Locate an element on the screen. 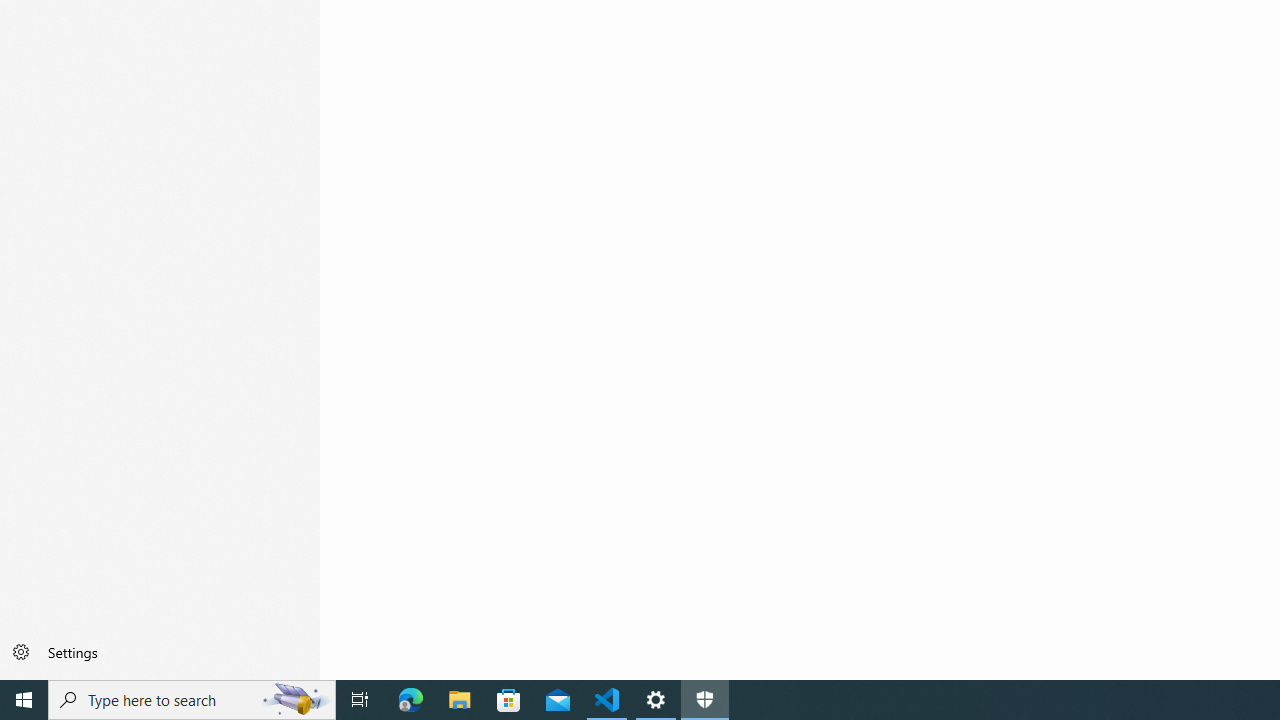 Image resolution: width=1280 pixels, height=720 pixels. 'File Explorer' is located at coordinates (459, 698).